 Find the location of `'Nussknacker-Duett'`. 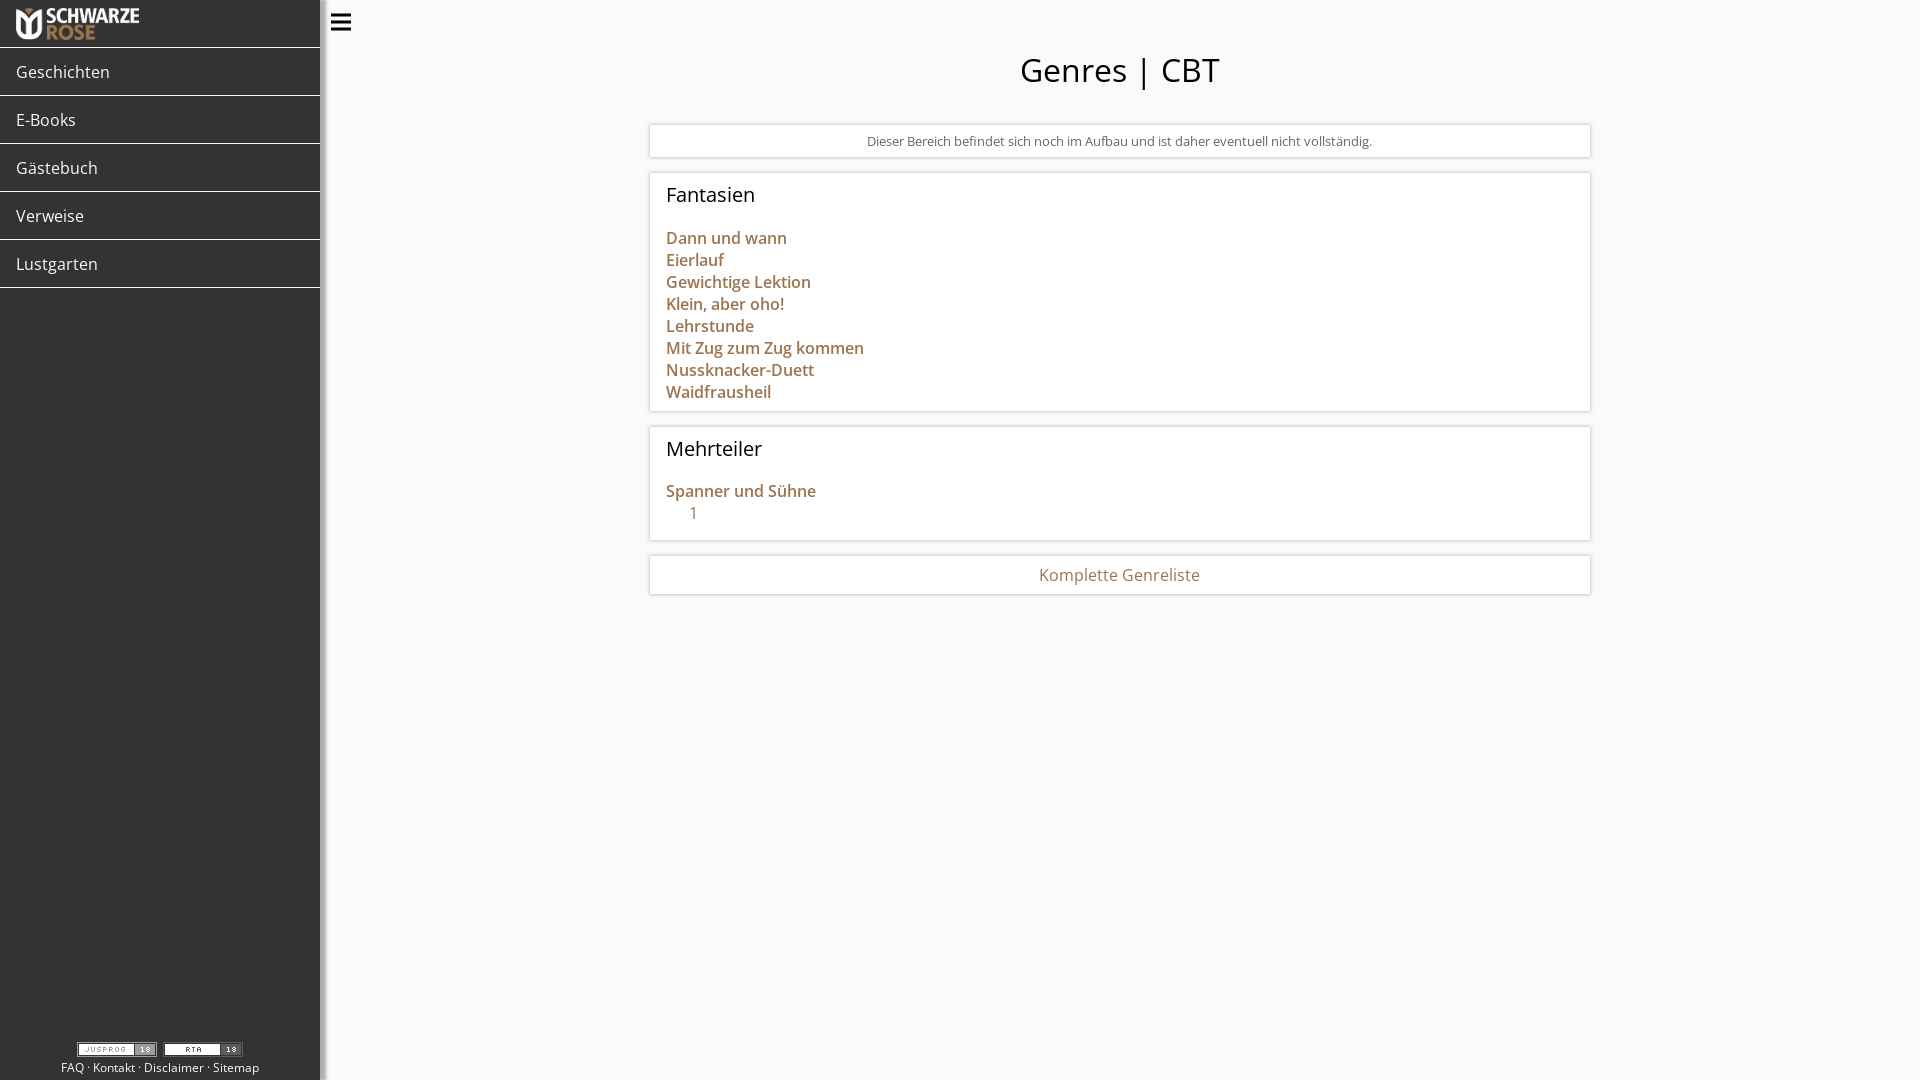

'Nussknacker-Duett' is located at coordinates (738, 370).